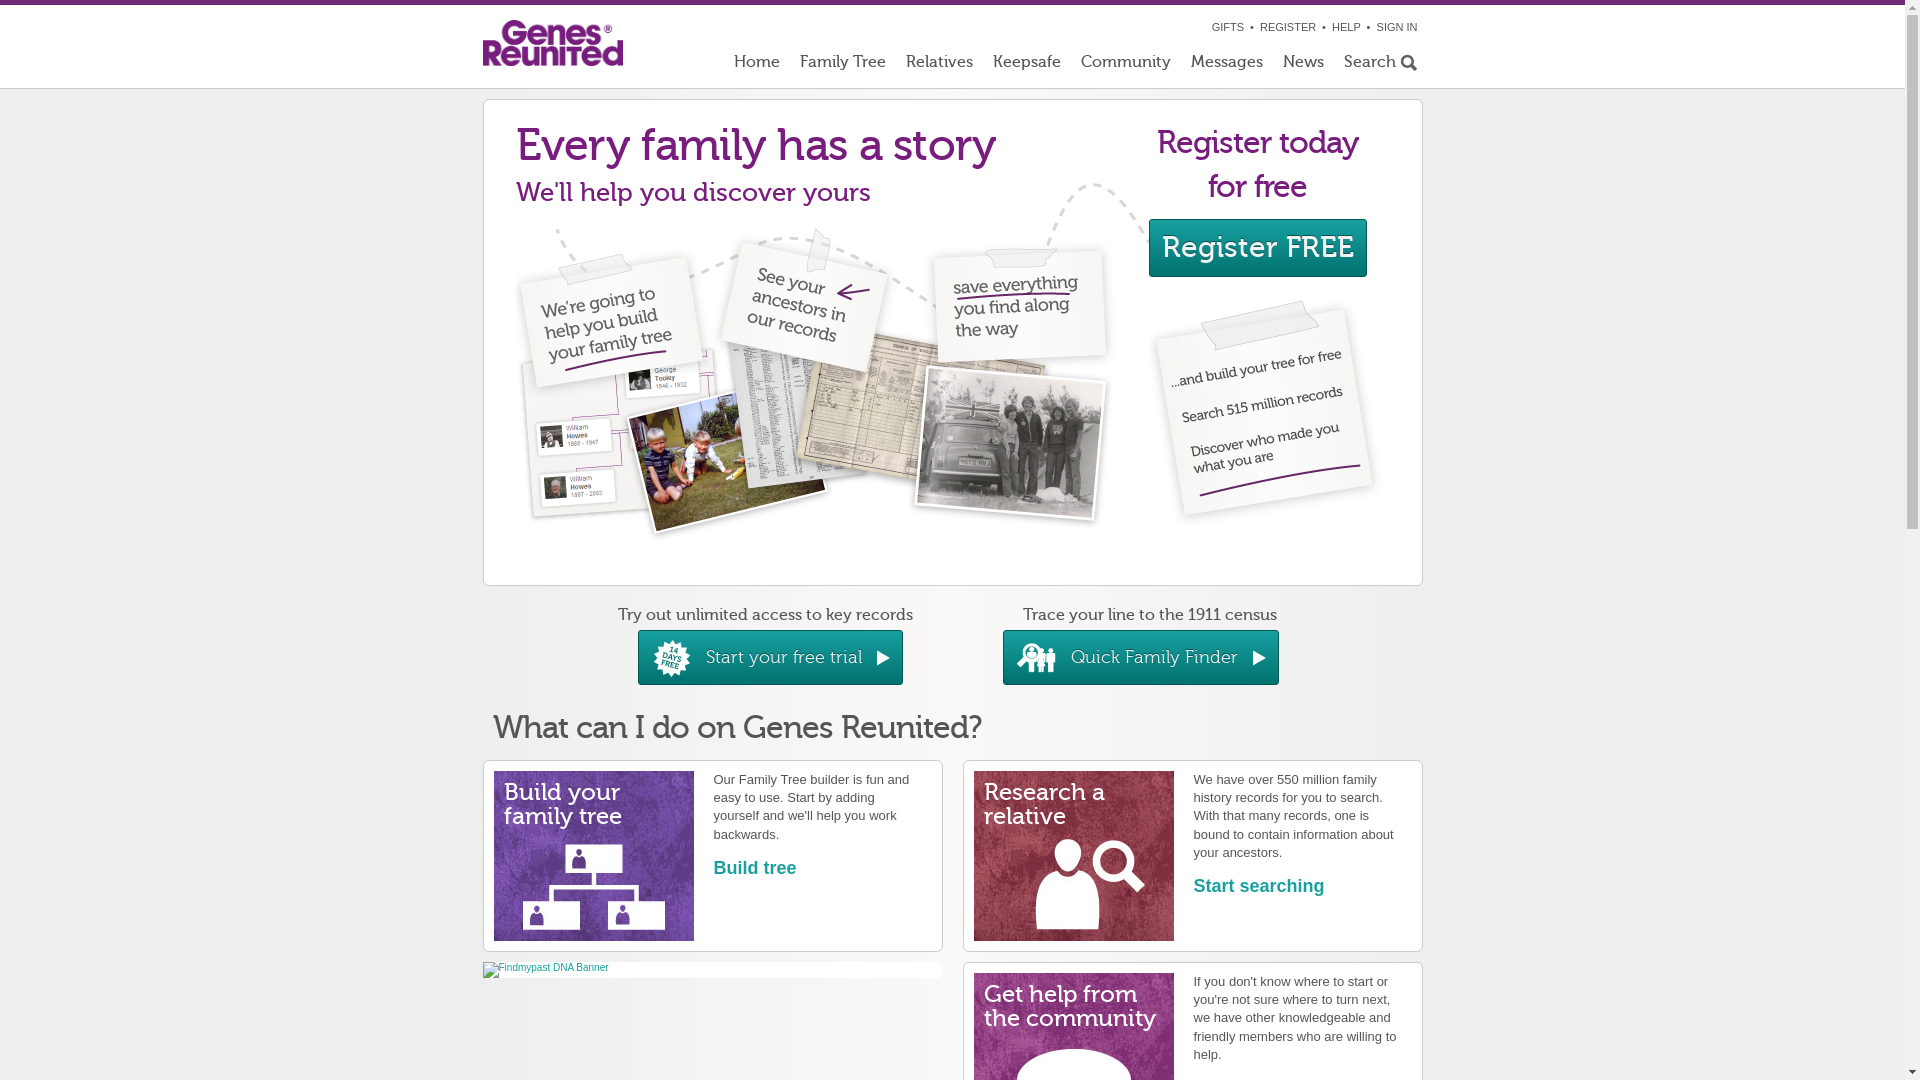 The width and height of the screenshot is (1920, 1080). Describe the element at coordinates (1124, 65) in the screenshot. I see `'Community'` at that location.